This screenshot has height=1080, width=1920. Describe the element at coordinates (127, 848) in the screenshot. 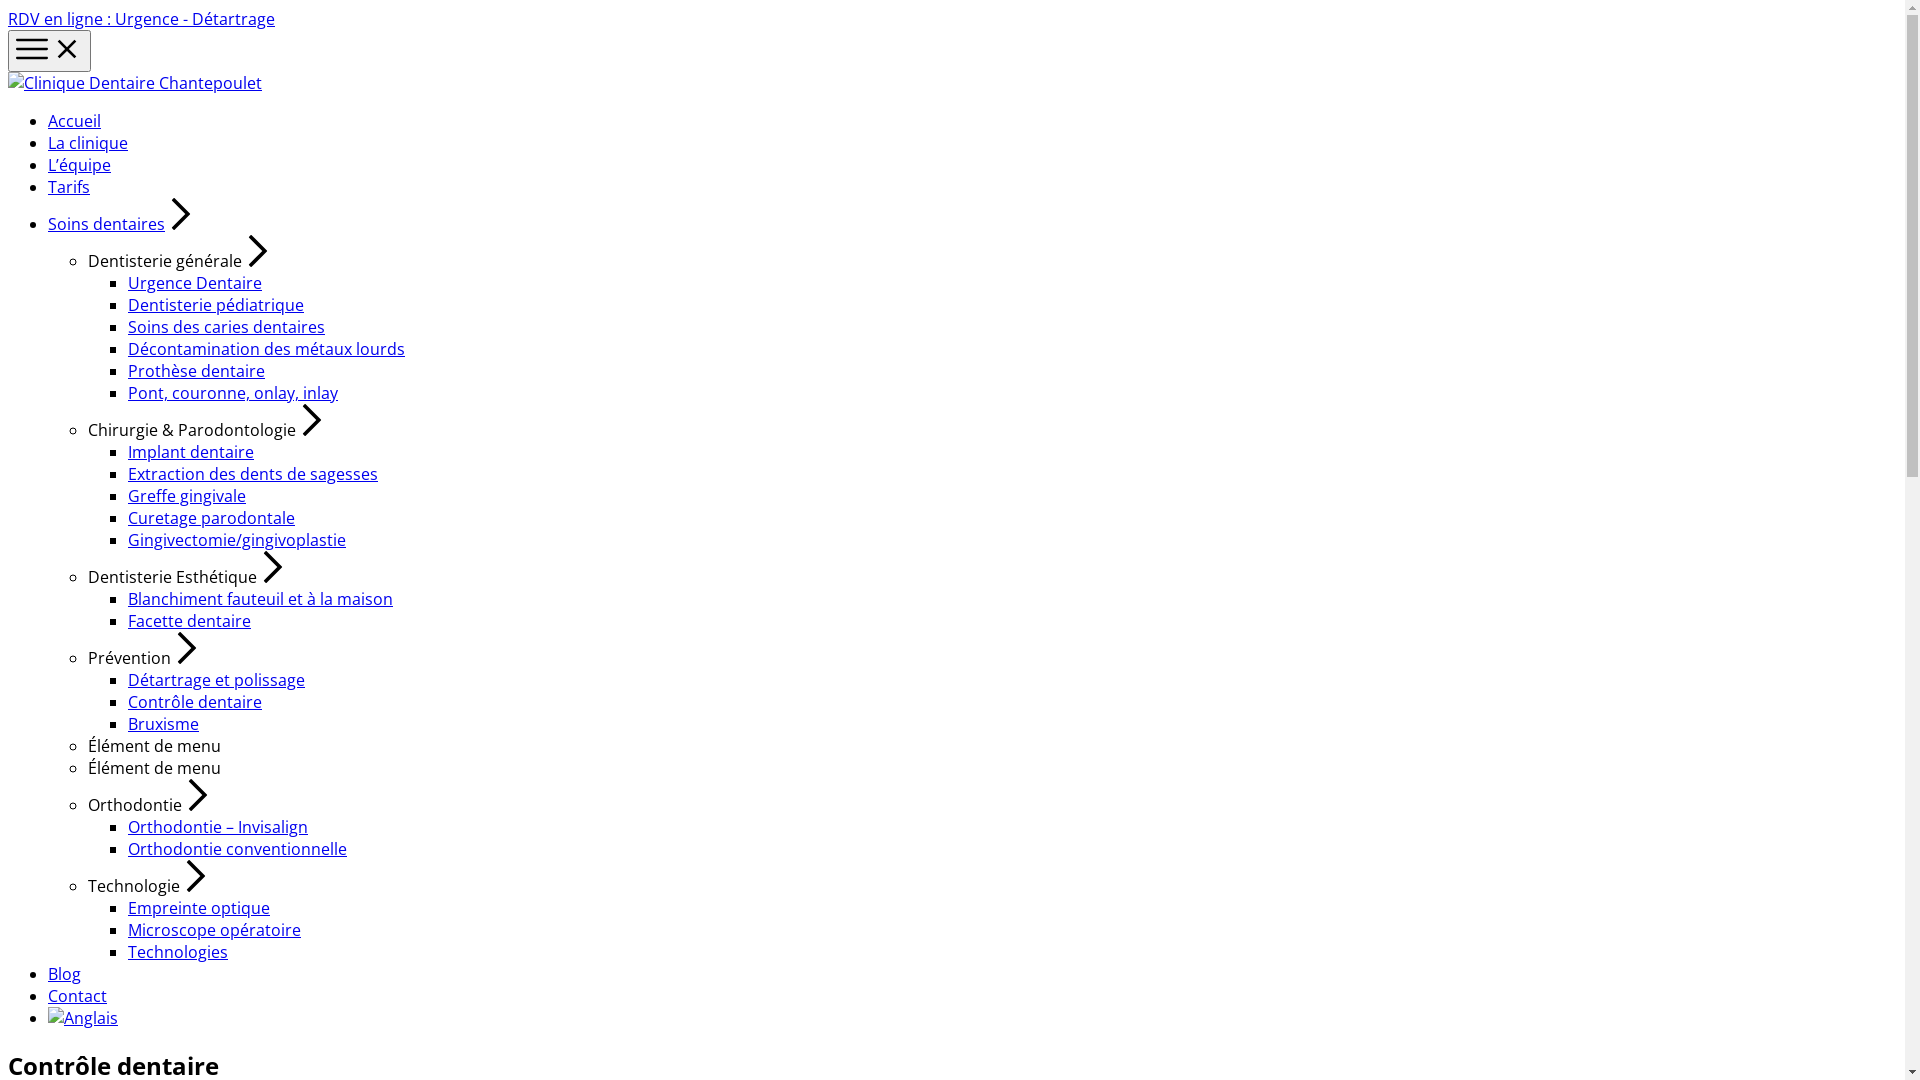

I see `'Orthodontie conventionnelle'` at that location.